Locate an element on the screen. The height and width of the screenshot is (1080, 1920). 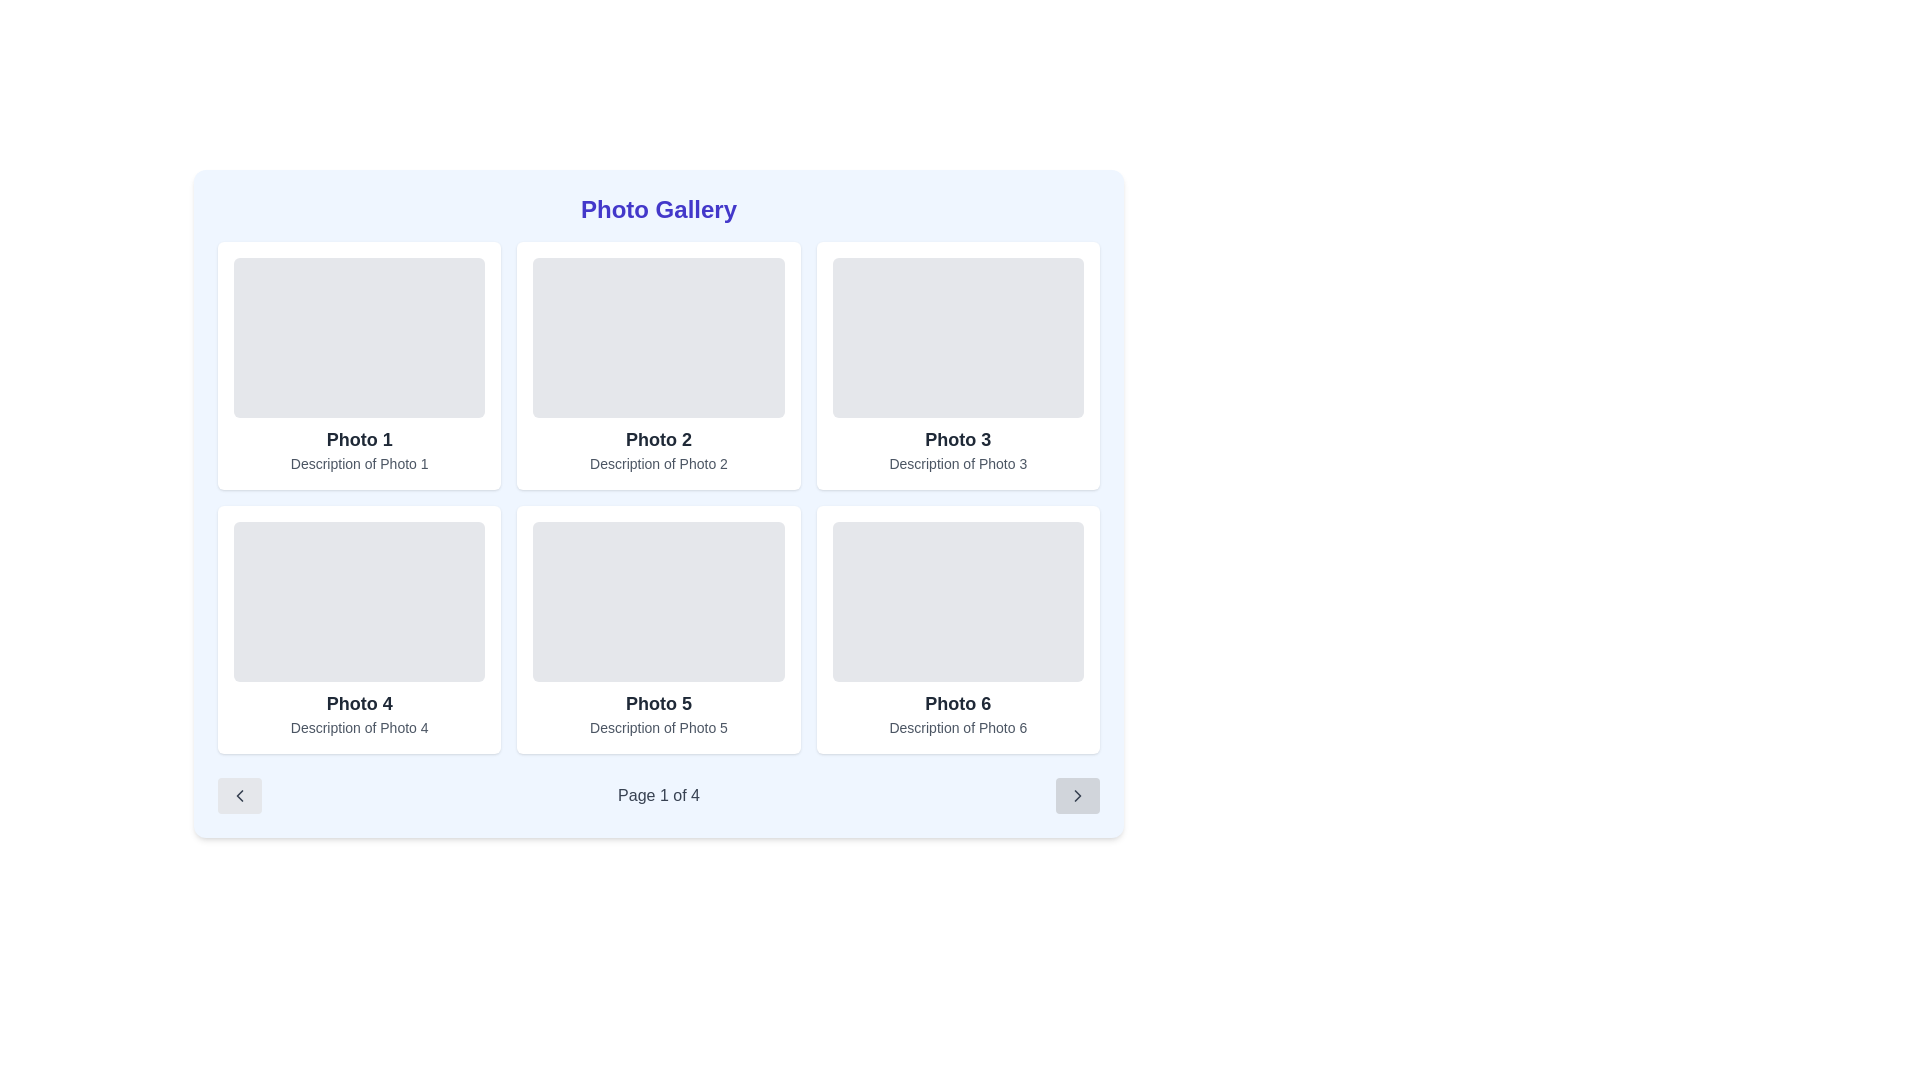
the descriptive text label associated with the photo card titled 'Photo 3', which is the third description label in a grid arrangement, located beneath 'Photo 3' is located at coordinates (957, 463).